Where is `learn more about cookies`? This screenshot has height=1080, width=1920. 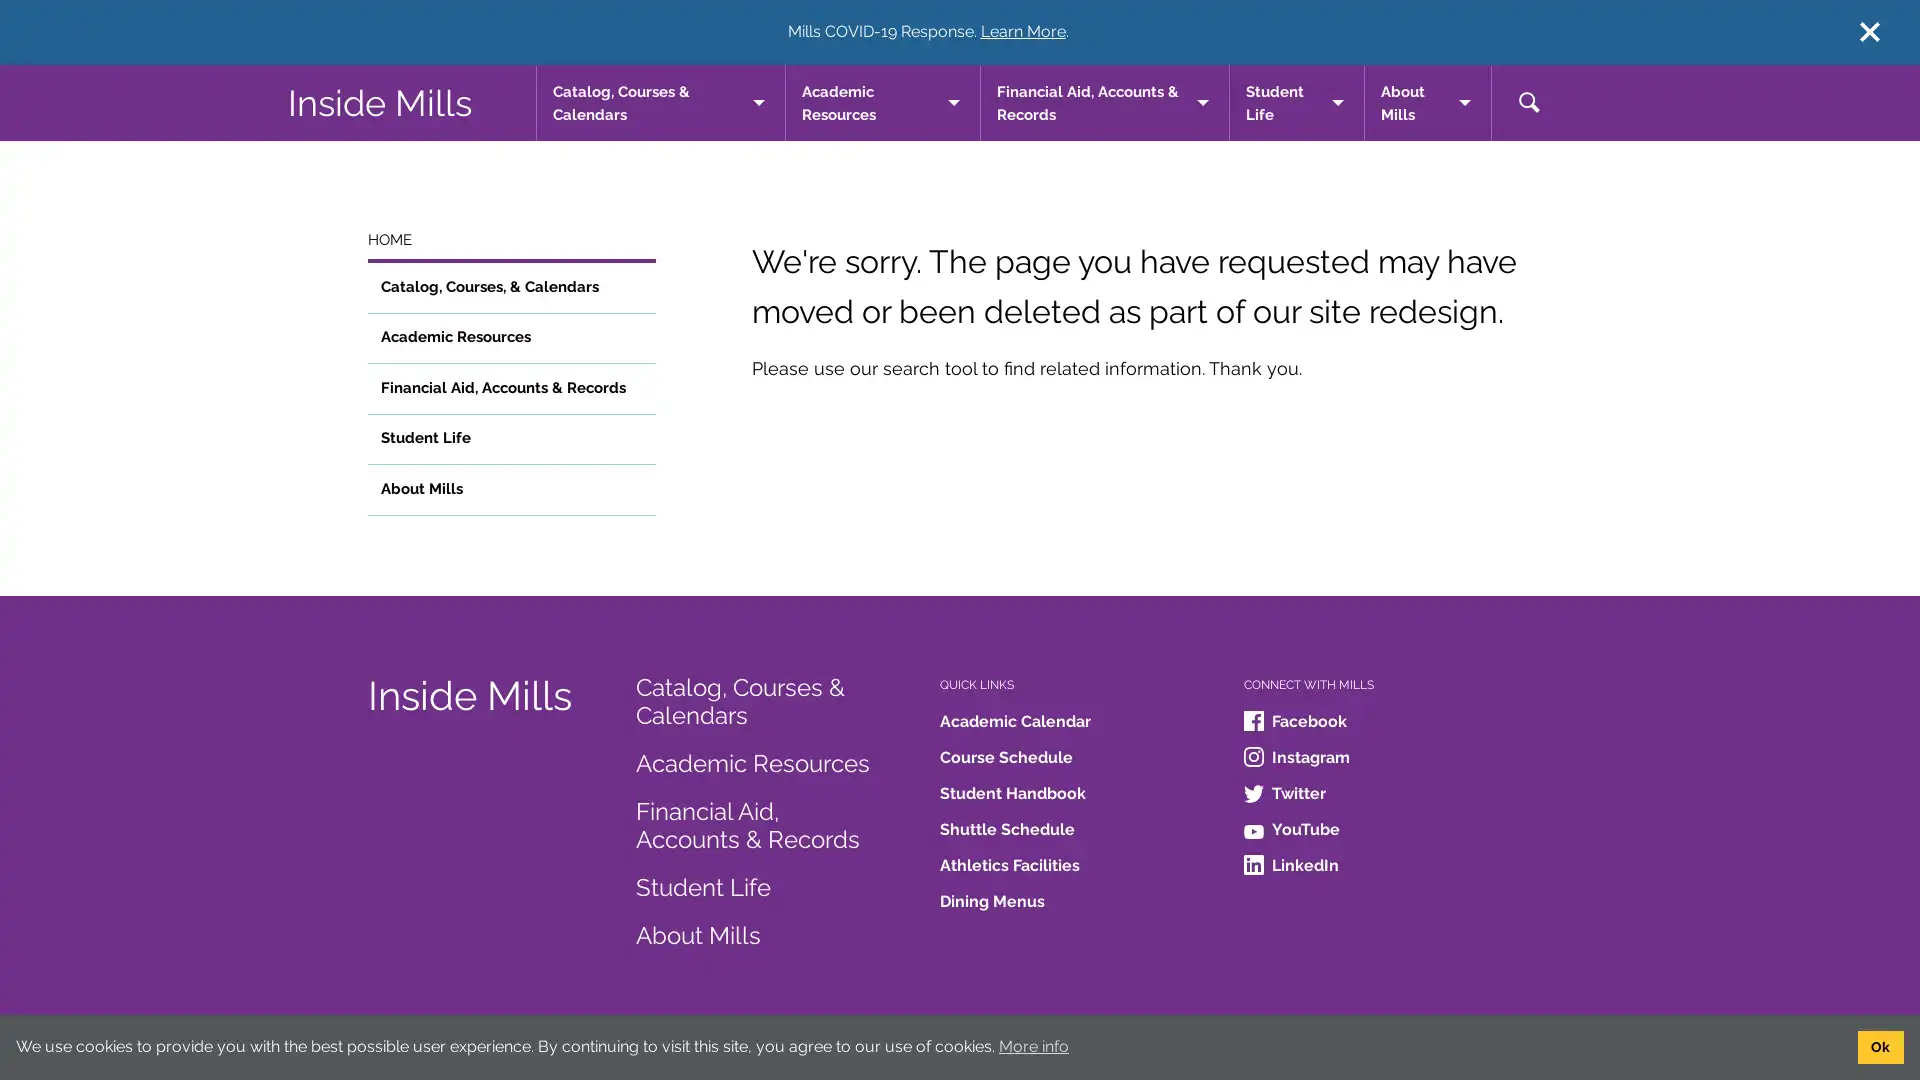
learn more about cookies is located at coordinates (1035, 1045).